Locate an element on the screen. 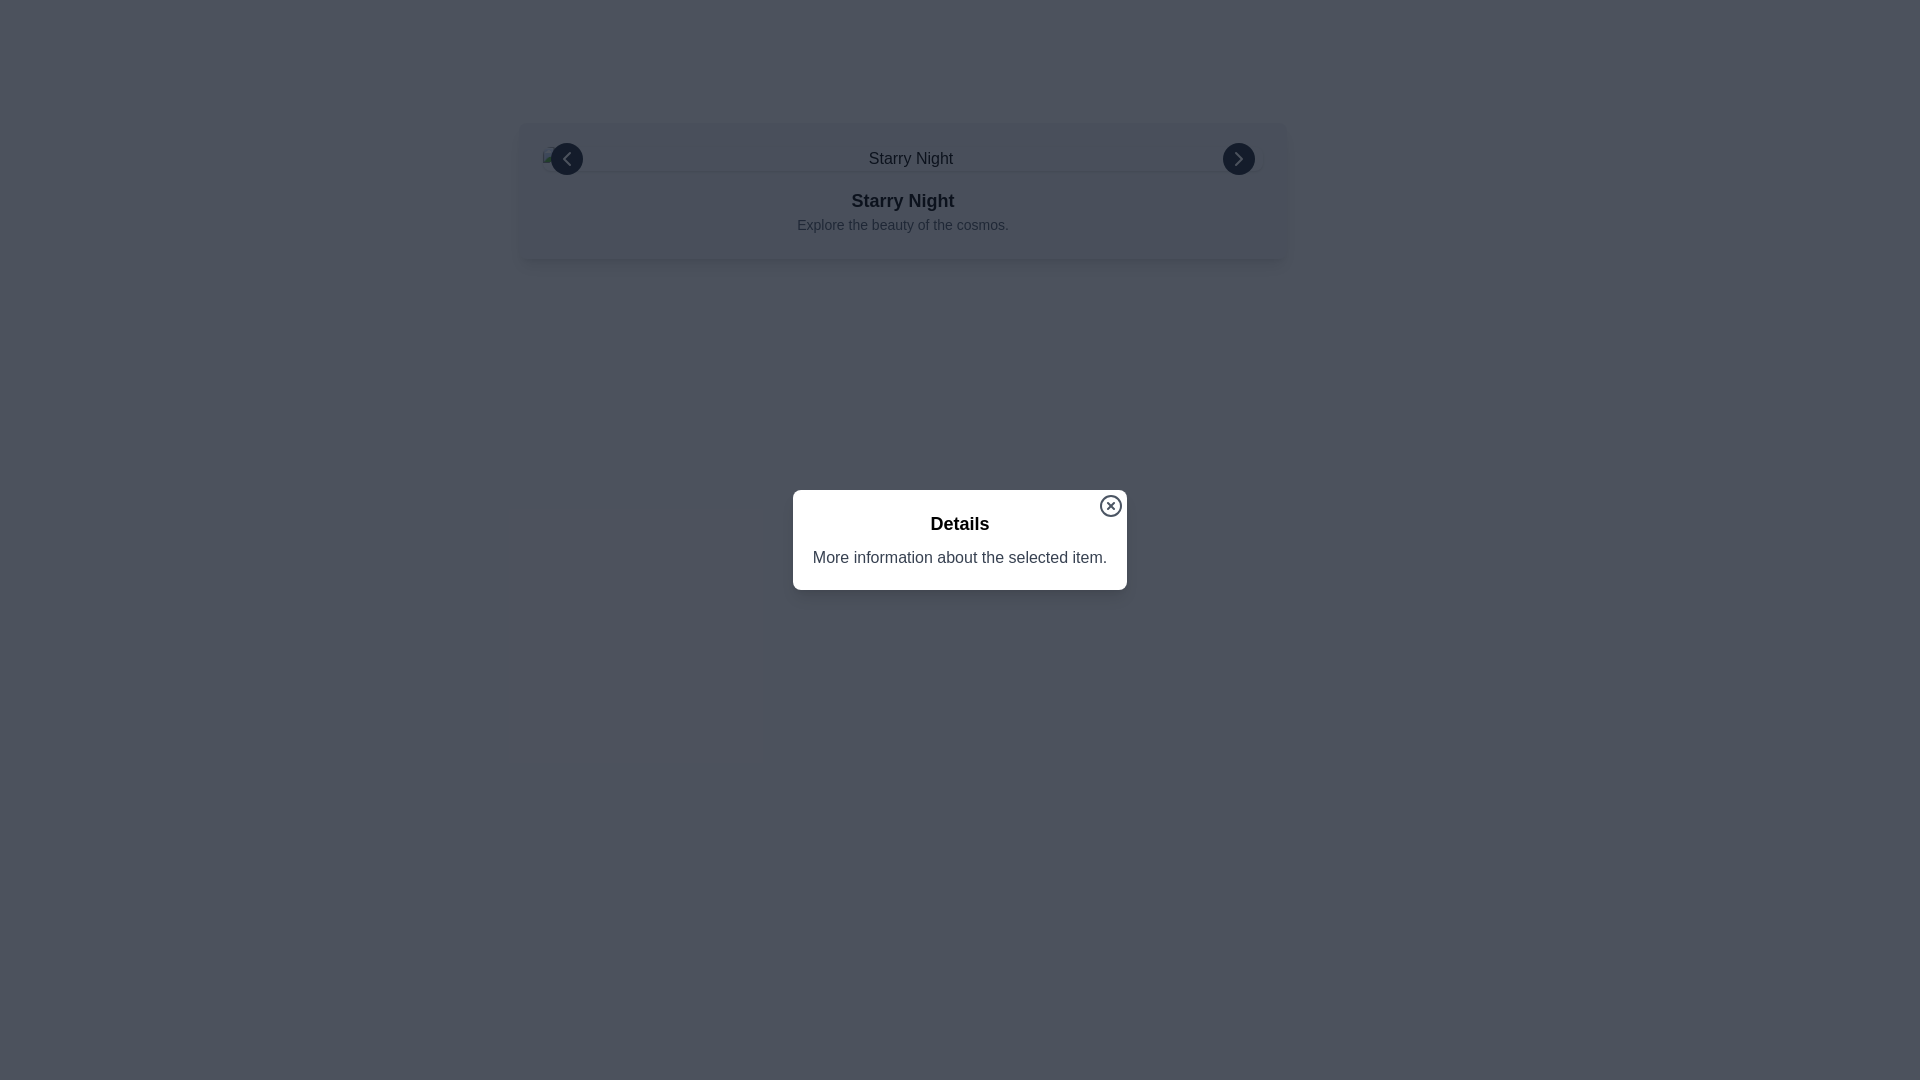 The image size is (1920, 1080). the Text label displaying the title 'Starry Night', which serves as the main heading in its section is located at coordinates (901, 200).